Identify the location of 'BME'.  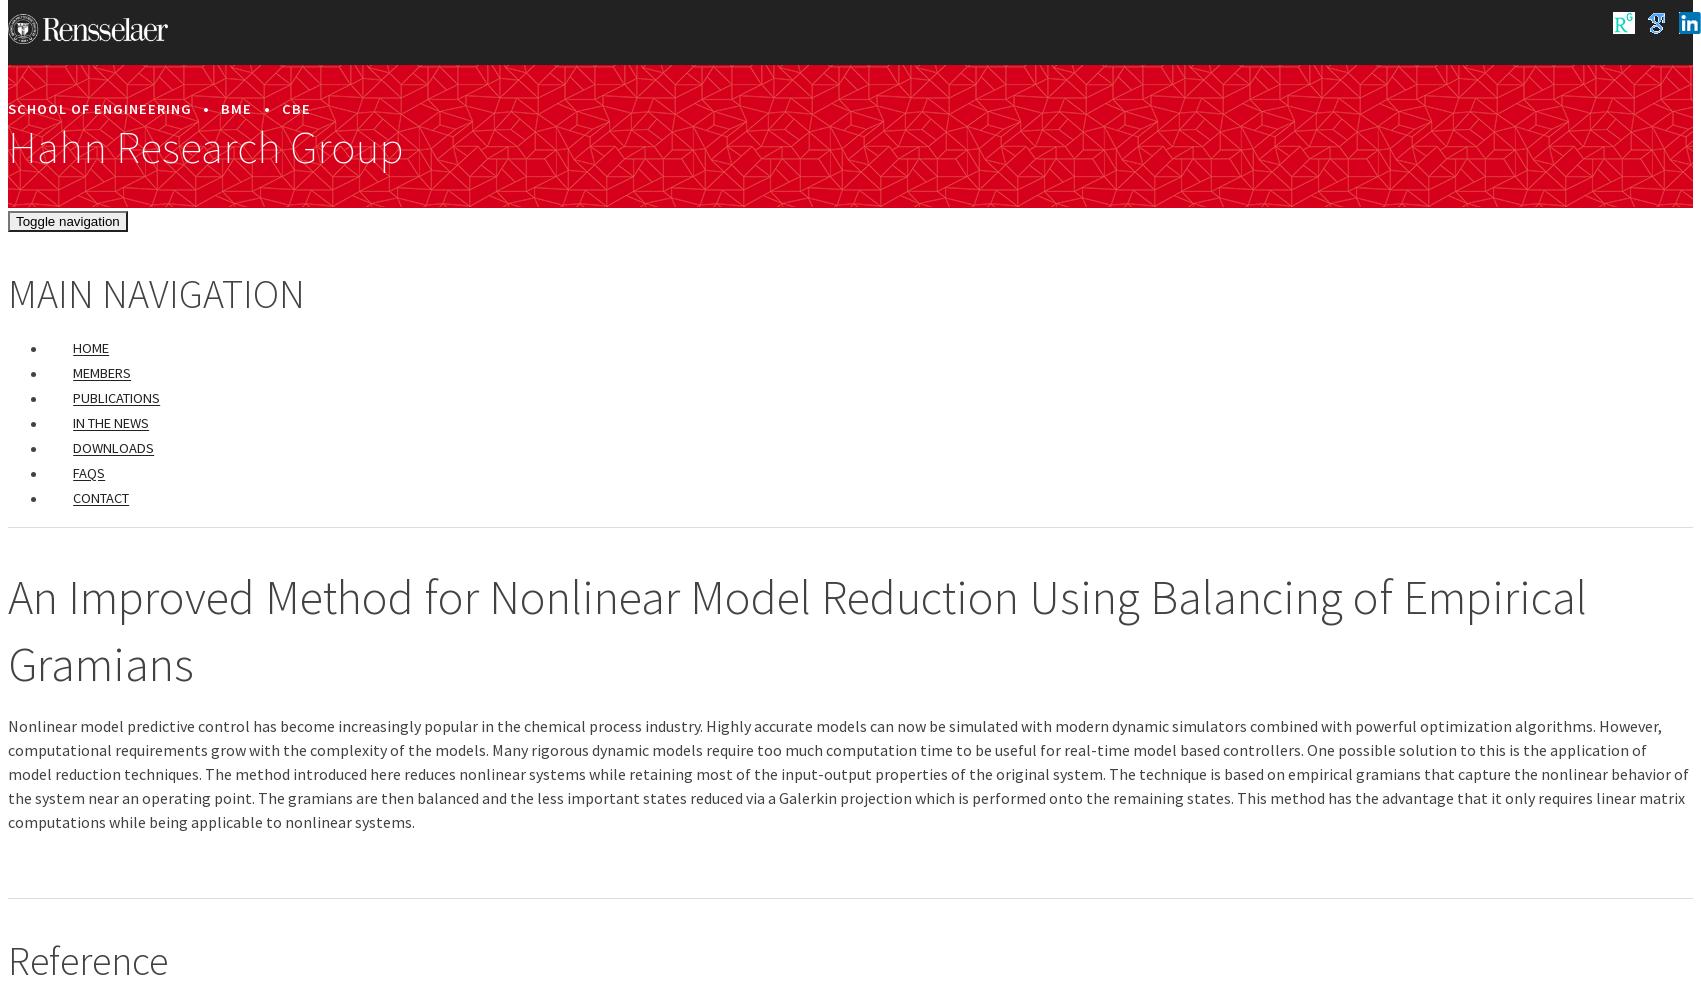
(235, 107).